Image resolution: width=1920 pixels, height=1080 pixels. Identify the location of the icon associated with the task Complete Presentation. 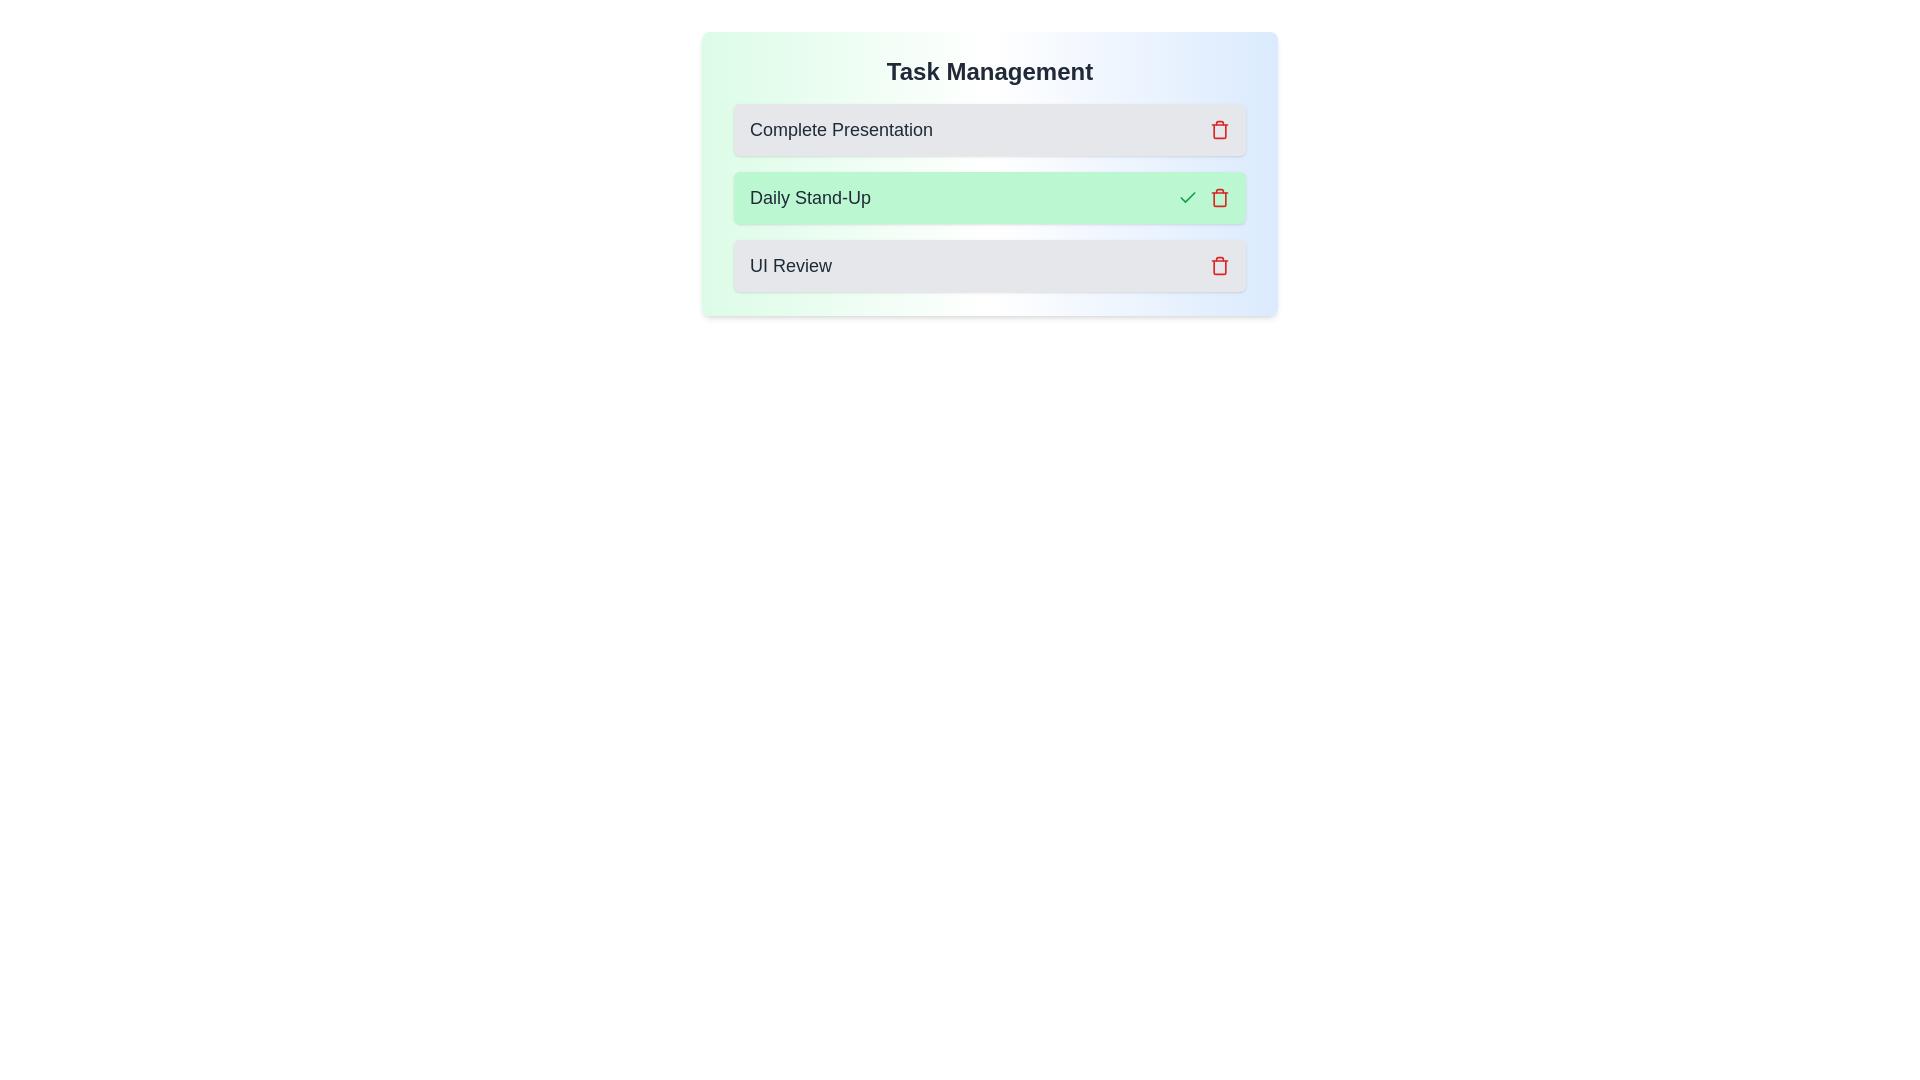
(1218, 130).